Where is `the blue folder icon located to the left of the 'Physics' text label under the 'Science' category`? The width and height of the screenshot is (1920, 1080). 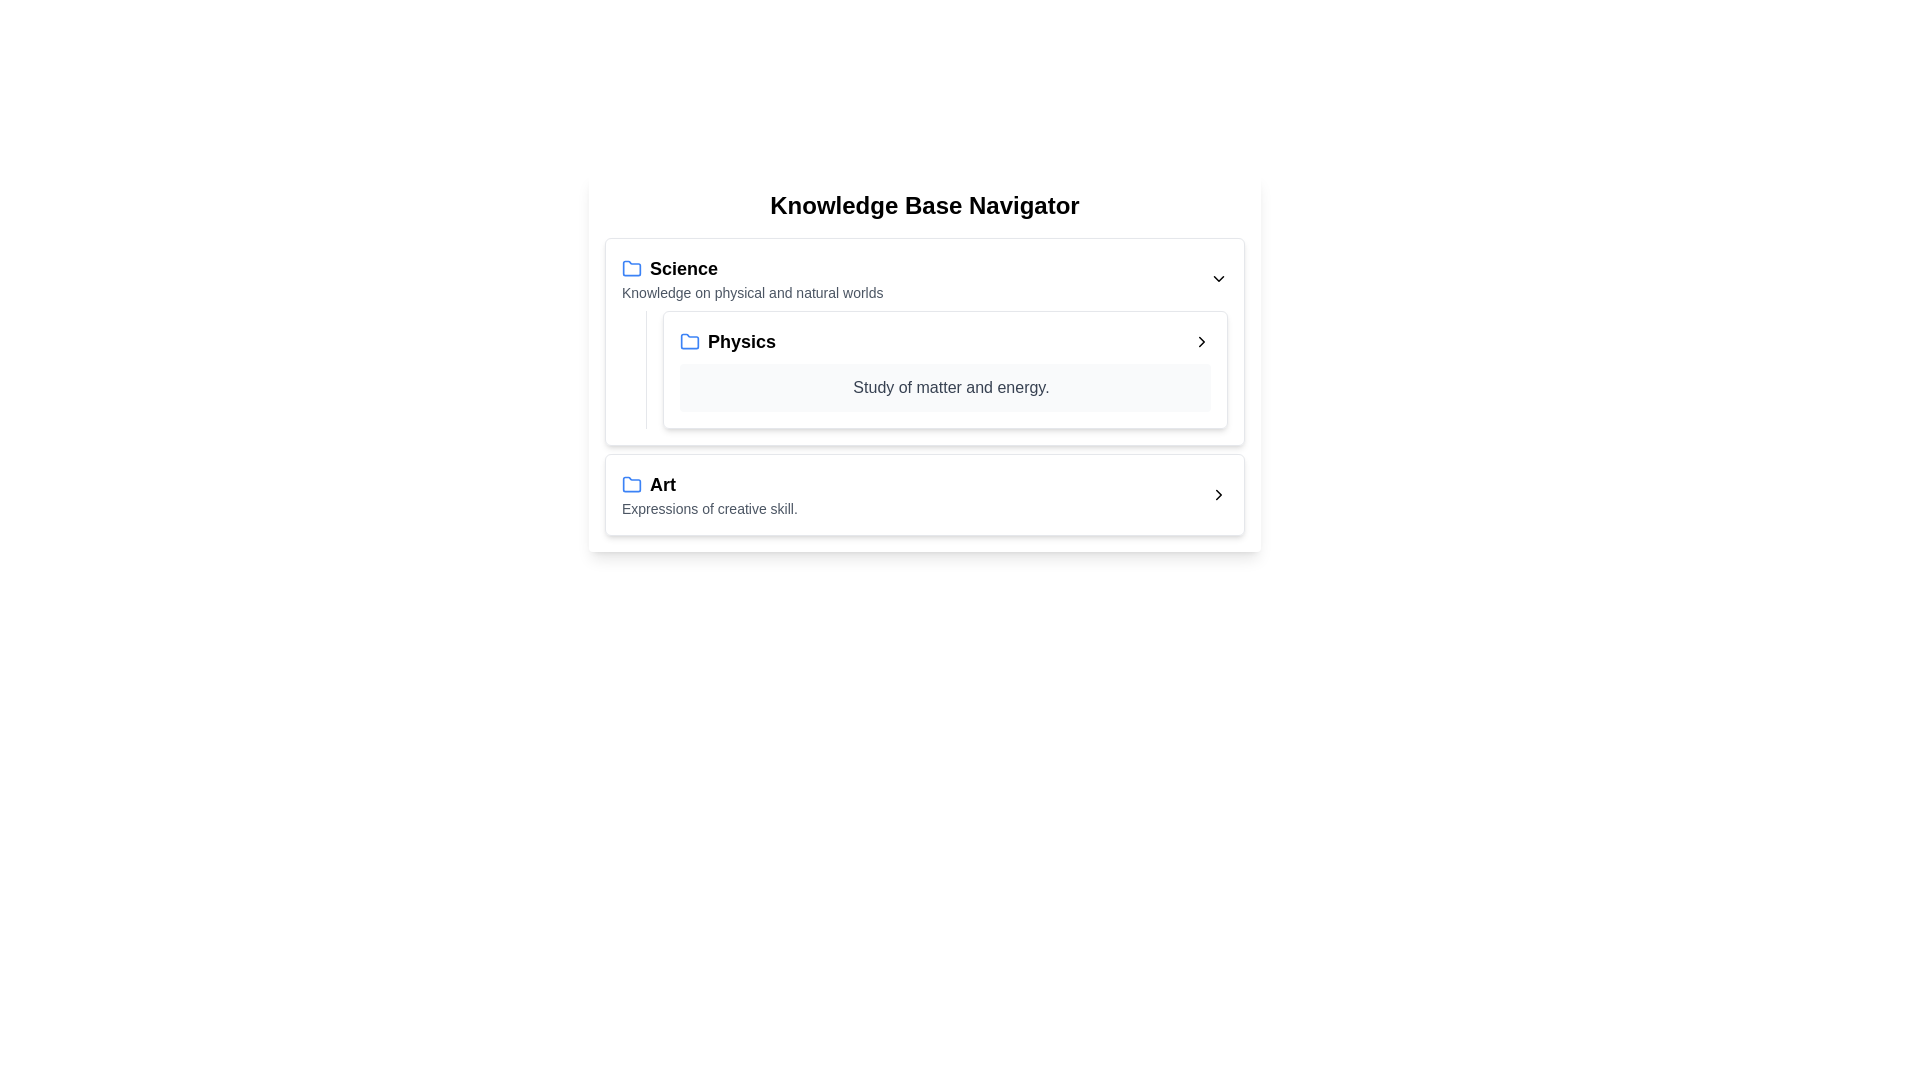 the blue folder icon located to the left of the 'Physics' text label under the 'Science' category is located at coordinates (690, 339).